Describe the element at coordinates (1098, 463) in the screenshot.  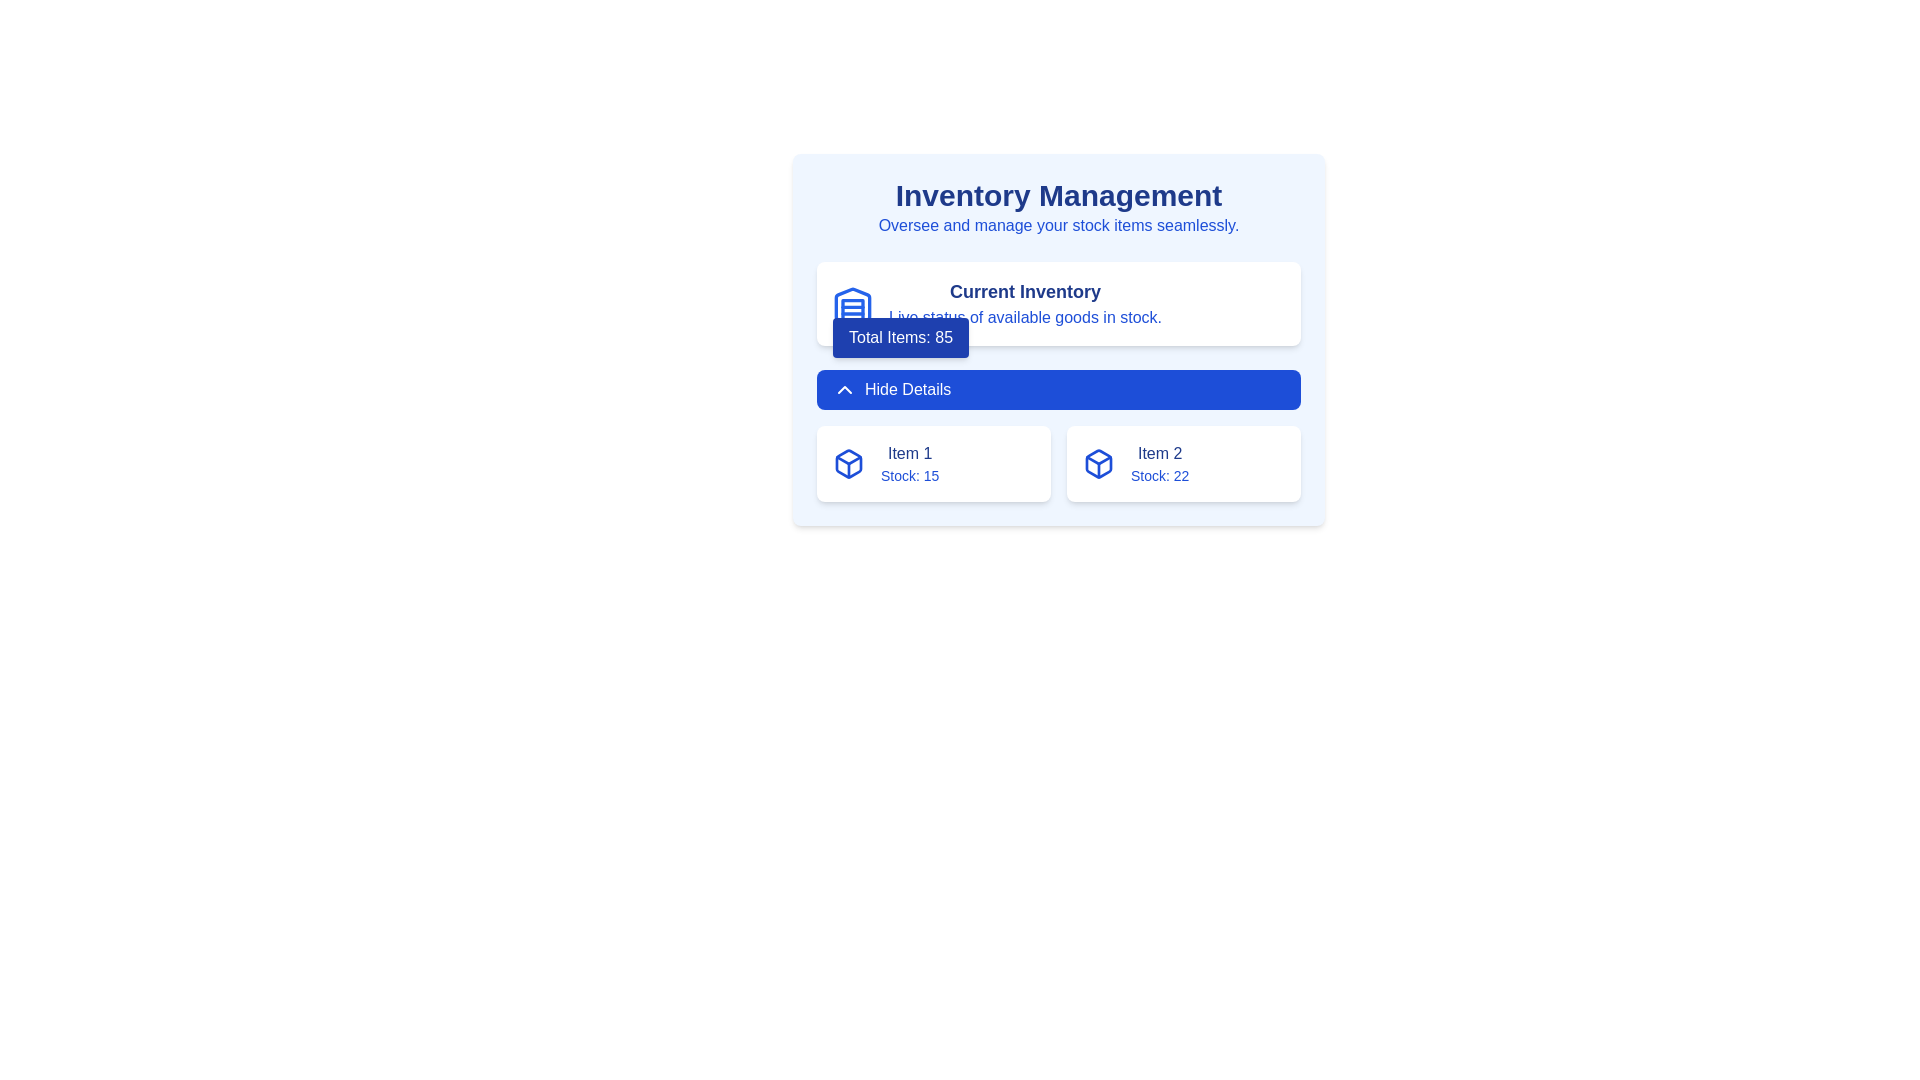
I see `the icon representing 'Item 2' located at the left end of the 'Item 2Stock: 22' card, adjacent to the description text` at that location.